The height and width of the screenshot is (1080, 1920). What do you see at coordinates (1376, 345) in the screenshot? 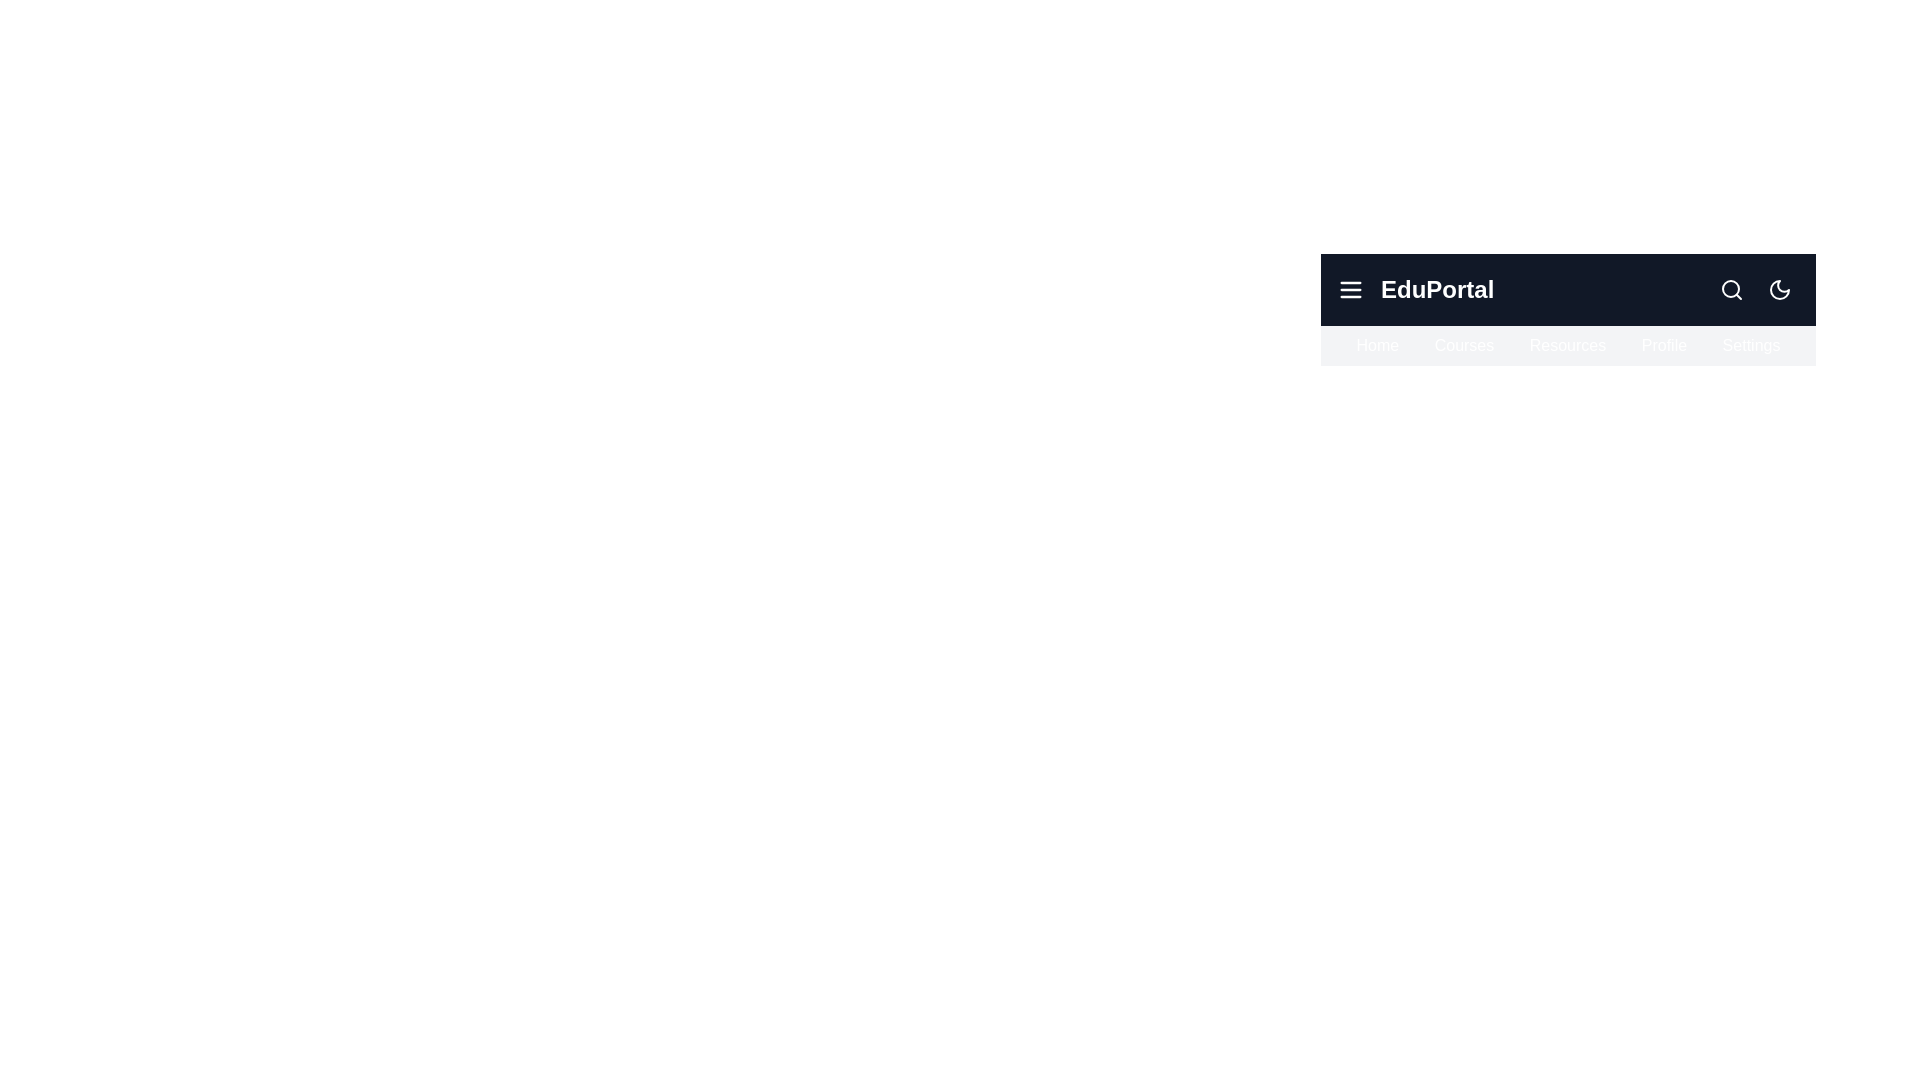
I see `the navigation item Home from the navigation bar` at bounding box center [1376, 345].